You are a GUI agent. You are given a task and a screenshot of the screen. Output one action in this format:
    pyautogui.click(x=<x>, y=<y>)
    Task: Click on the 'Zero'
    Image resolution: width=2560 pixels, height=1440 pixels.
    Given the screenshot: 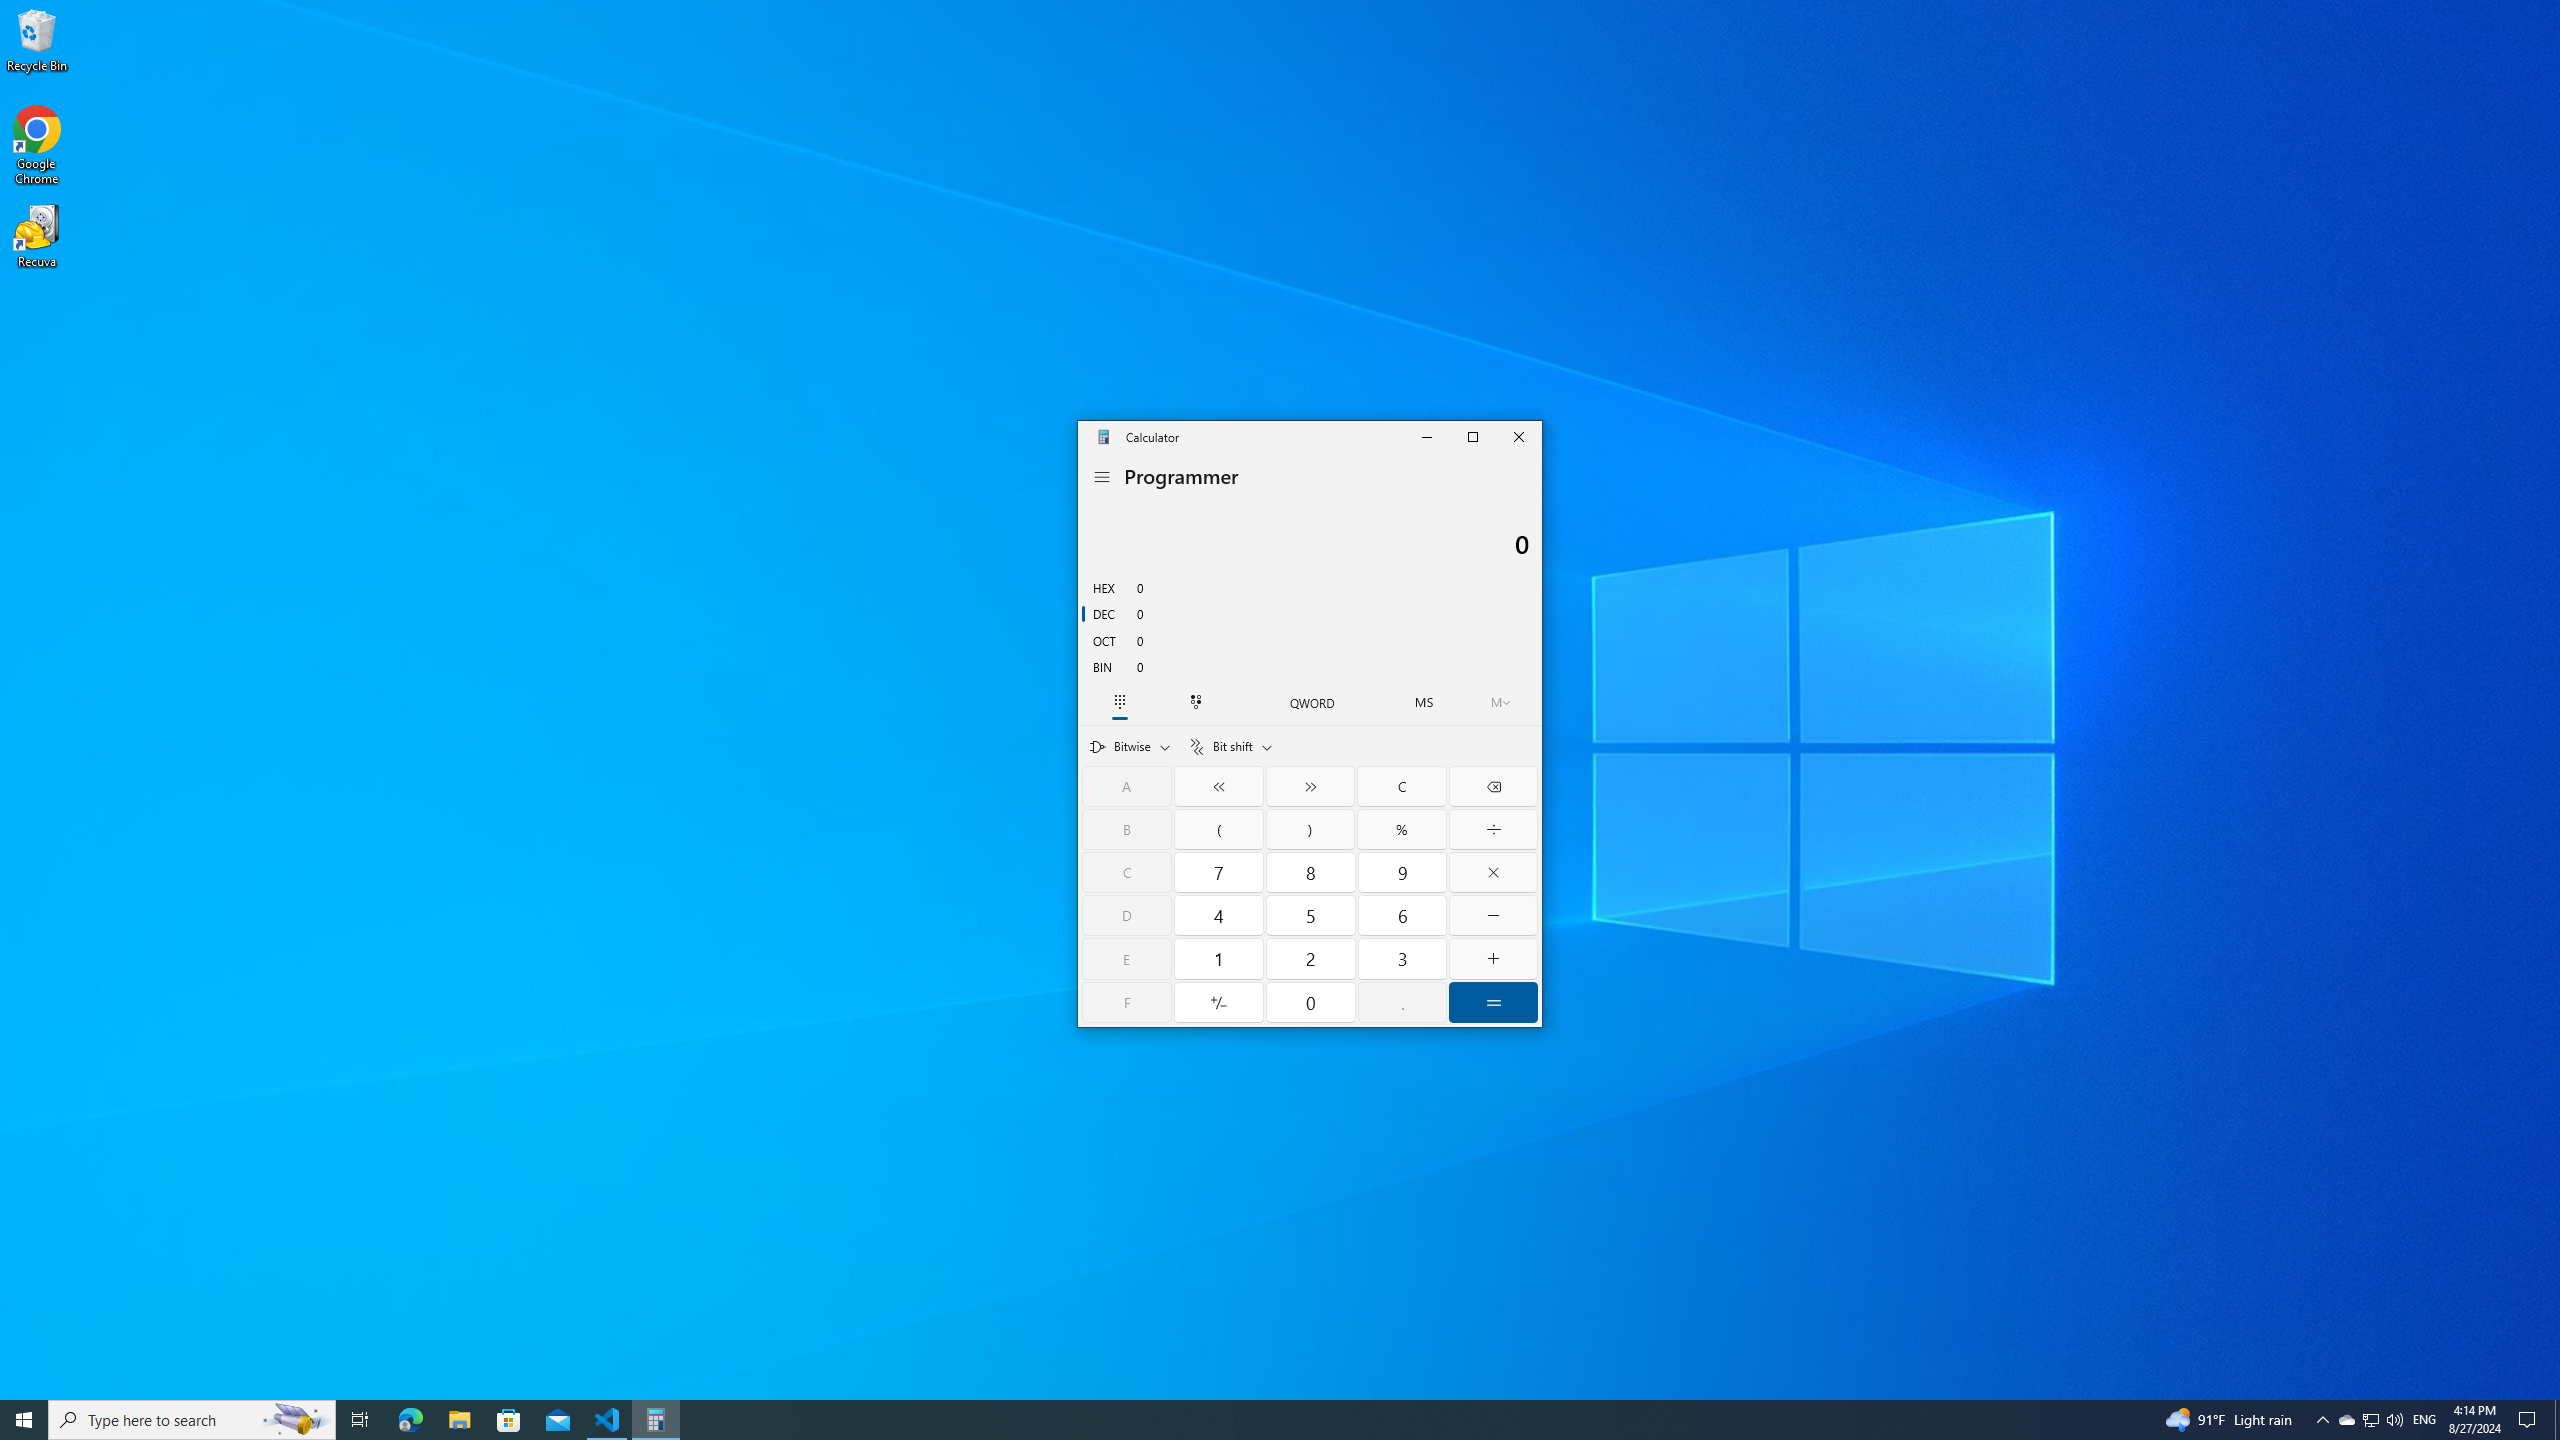 What is the action you would take?
    pyautogui.click(x=1312, y=1002)
    